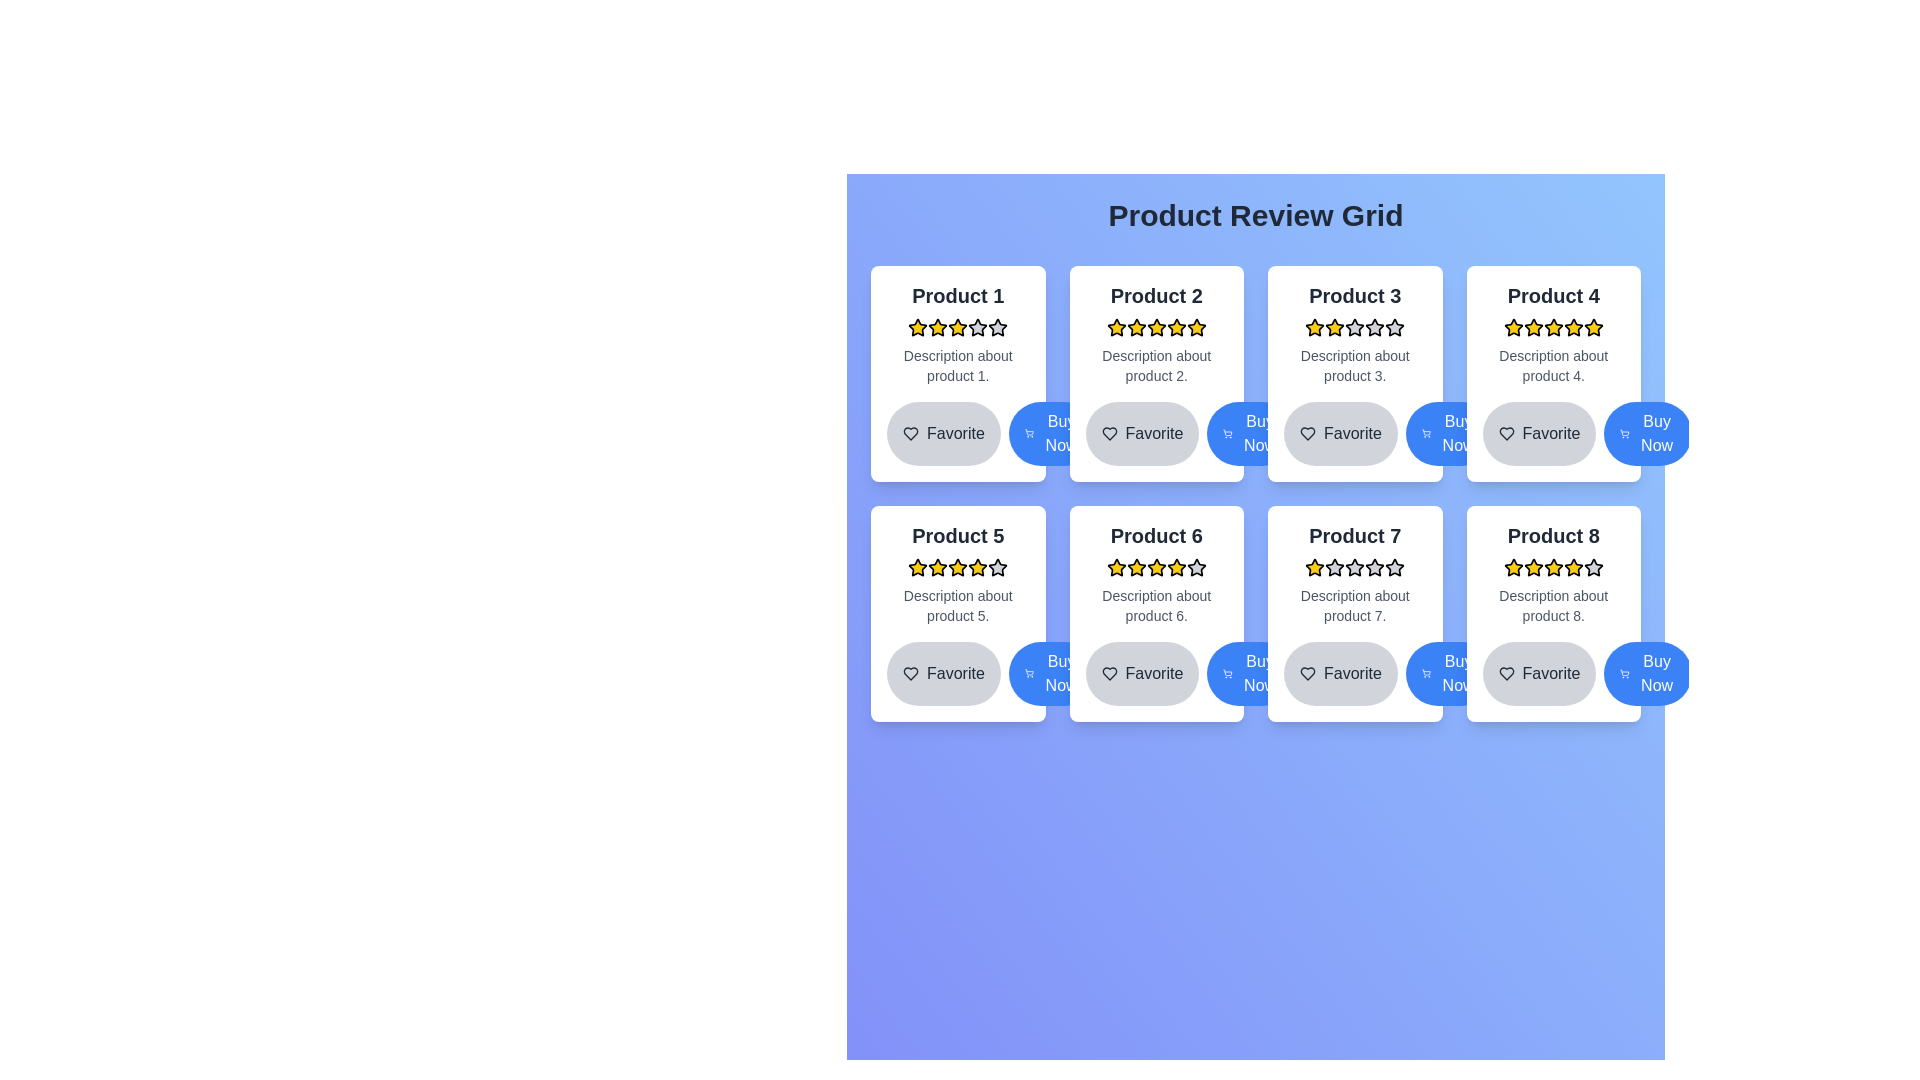 The height and width of the screenshot is (1080, 1920). I want to click on the button located at the bottom left of the 'Product 6' card to mark the product as a favorite item, so click(1156, 674).